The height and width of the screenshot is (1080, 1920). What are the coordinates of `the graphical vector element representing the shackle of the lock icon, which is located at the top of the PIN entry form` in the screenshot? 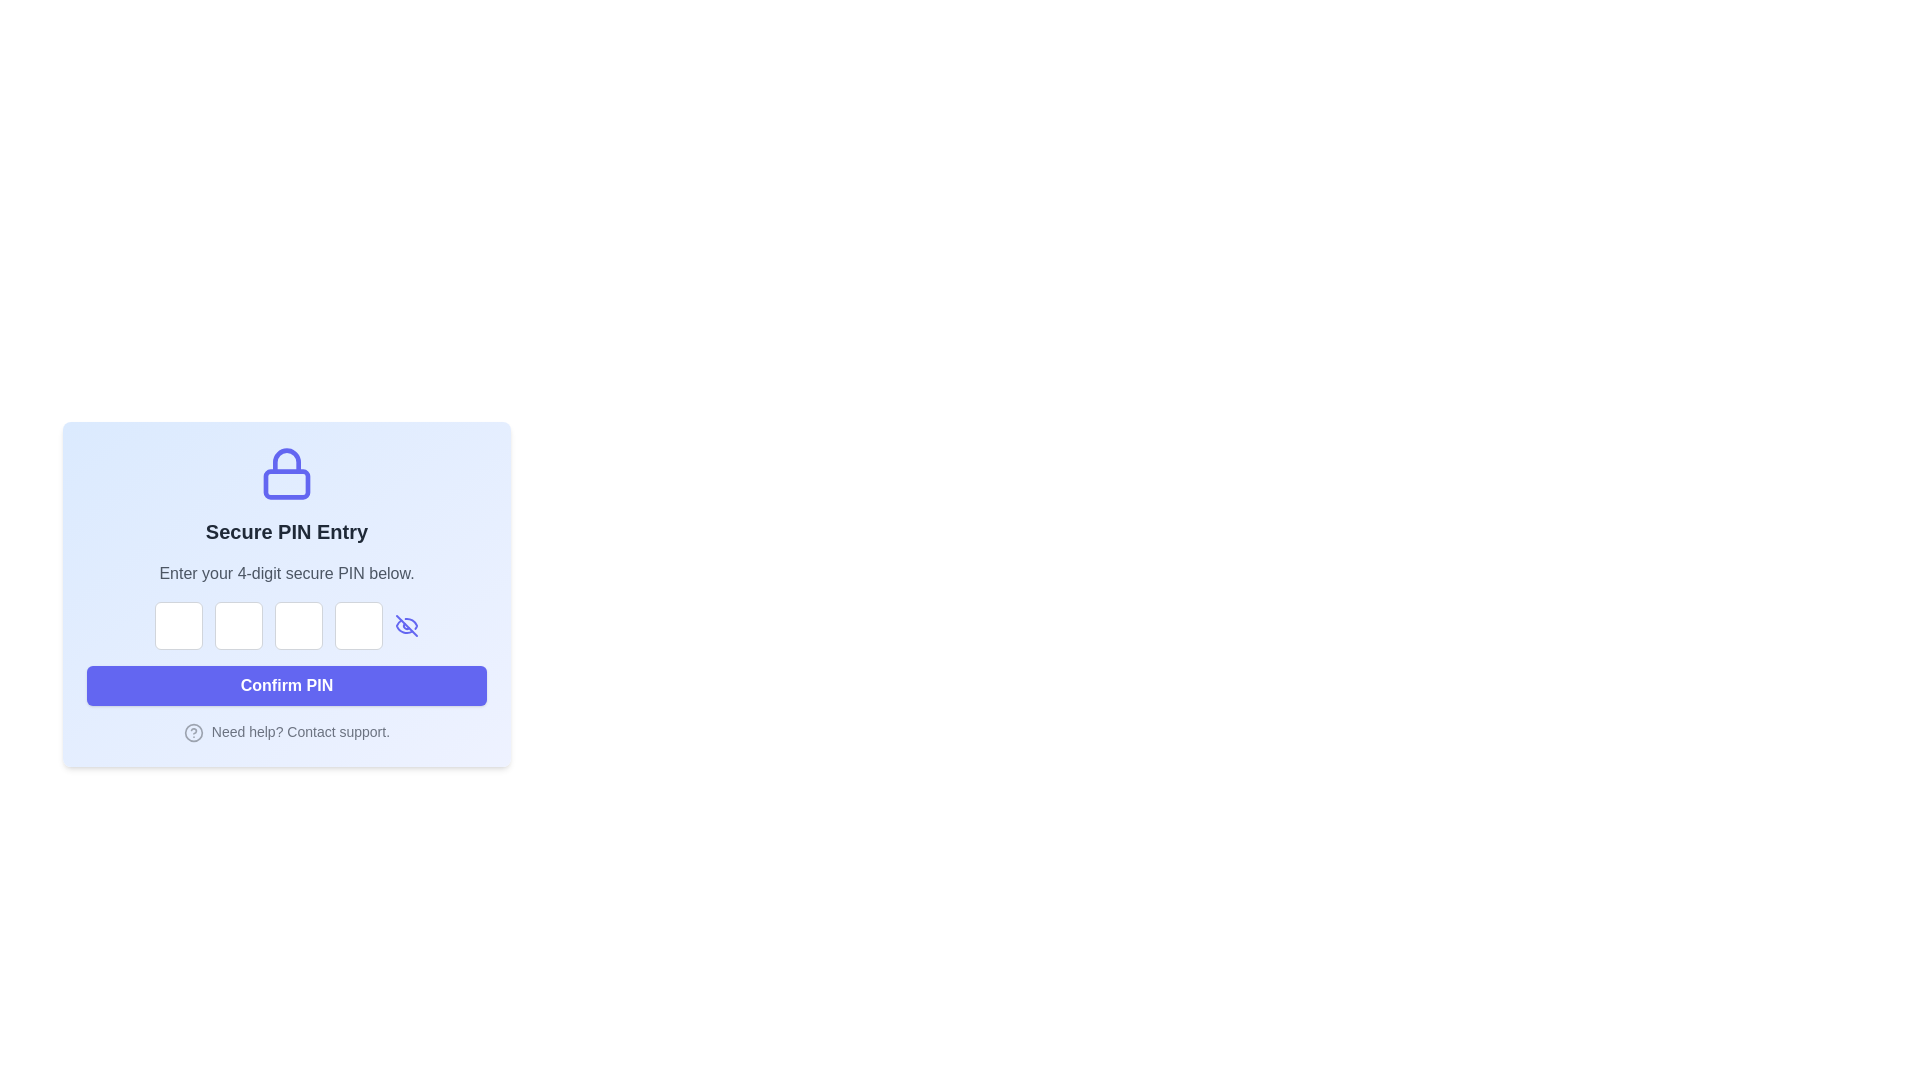 It's located at (286, 461).